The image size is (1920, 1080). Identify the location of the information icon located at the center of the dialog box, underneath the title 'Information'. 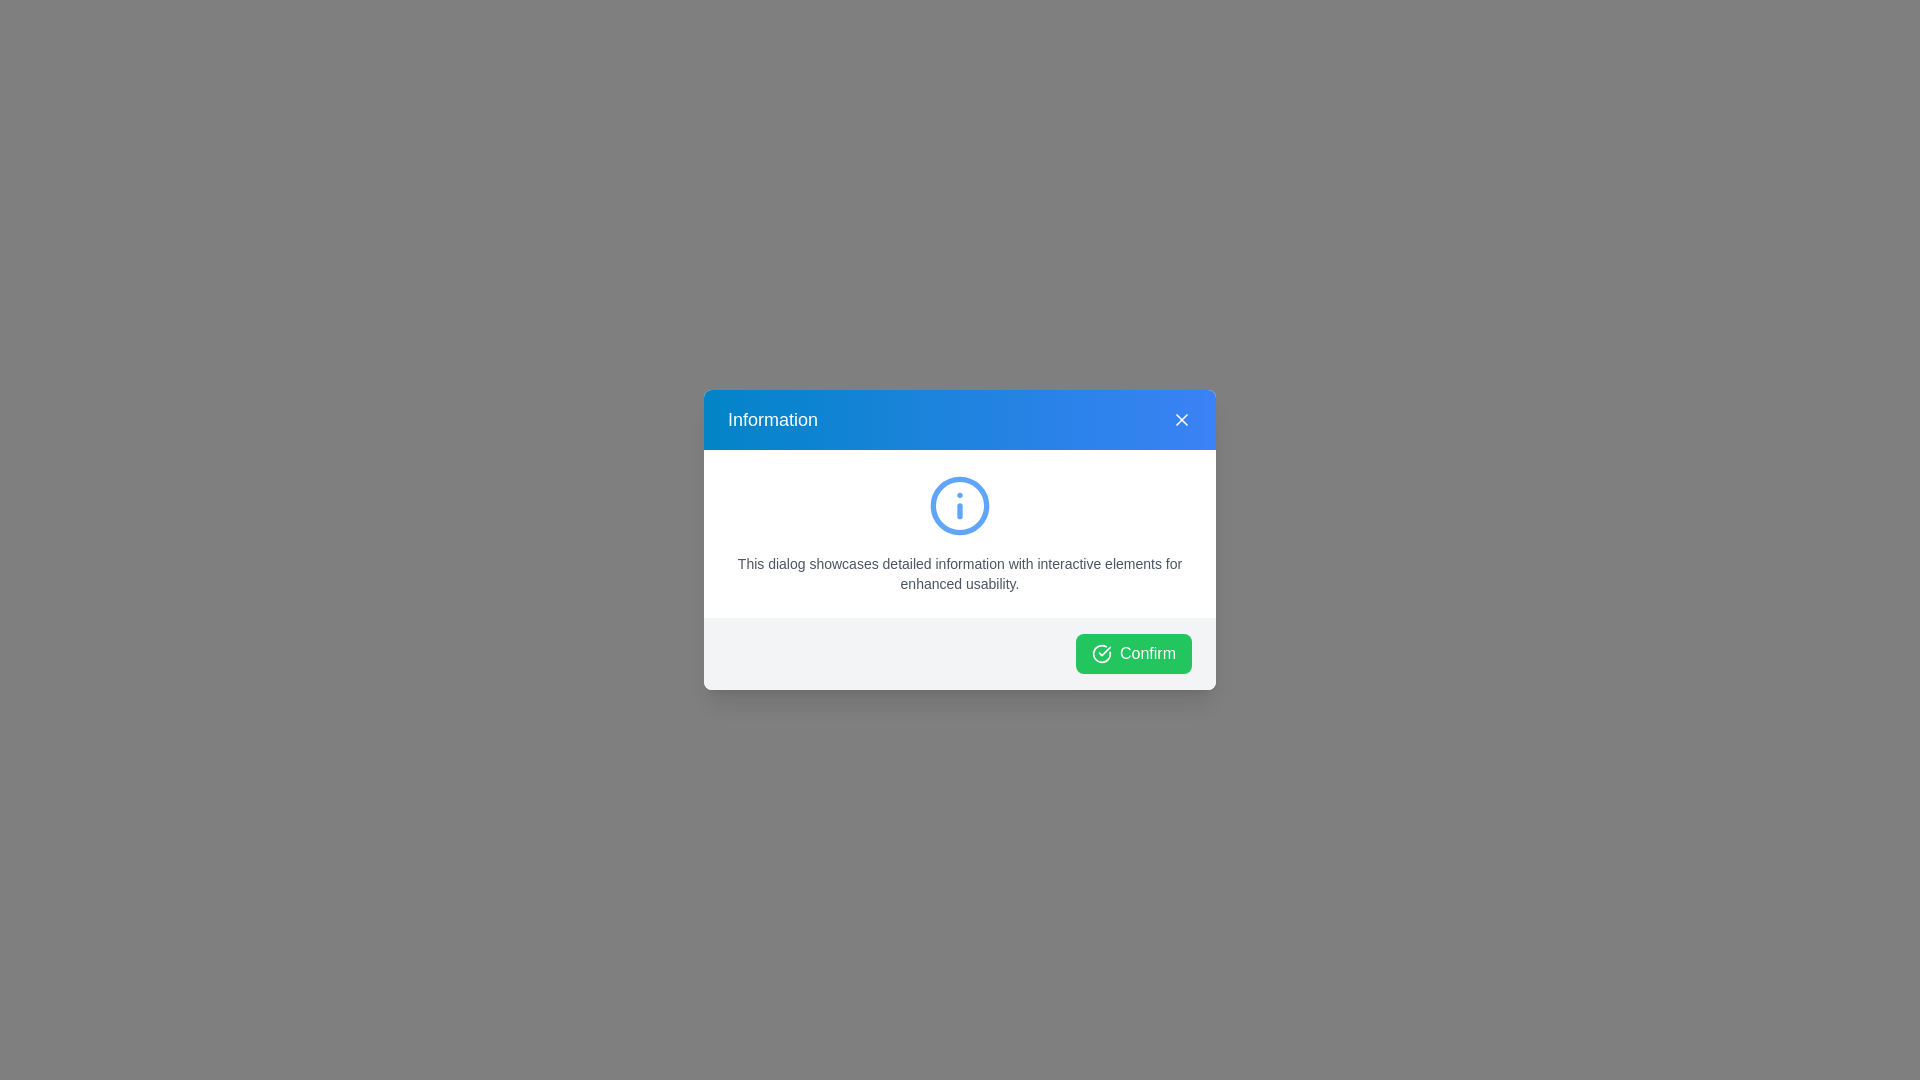
(960, 504).